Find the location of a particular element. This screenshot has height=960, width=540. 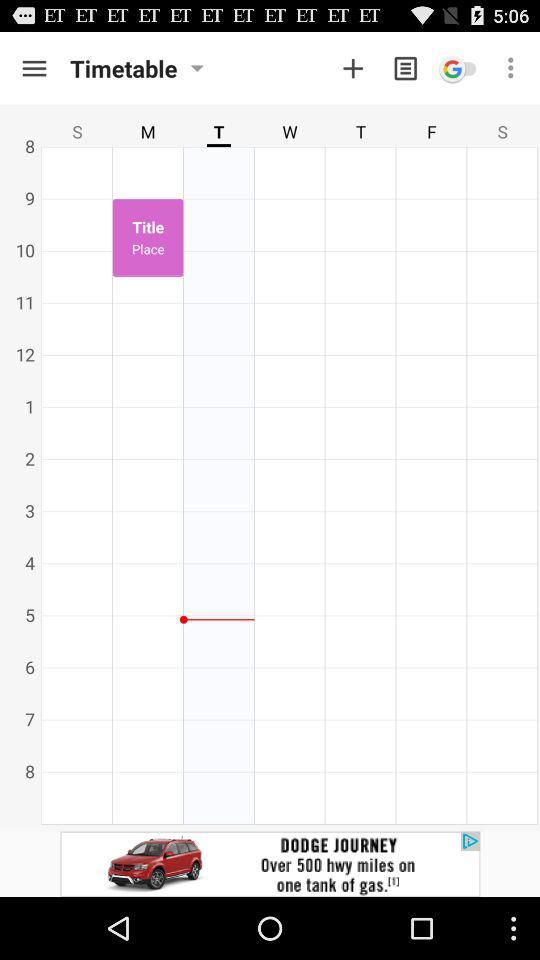

event is located at coordinates (352, 68).